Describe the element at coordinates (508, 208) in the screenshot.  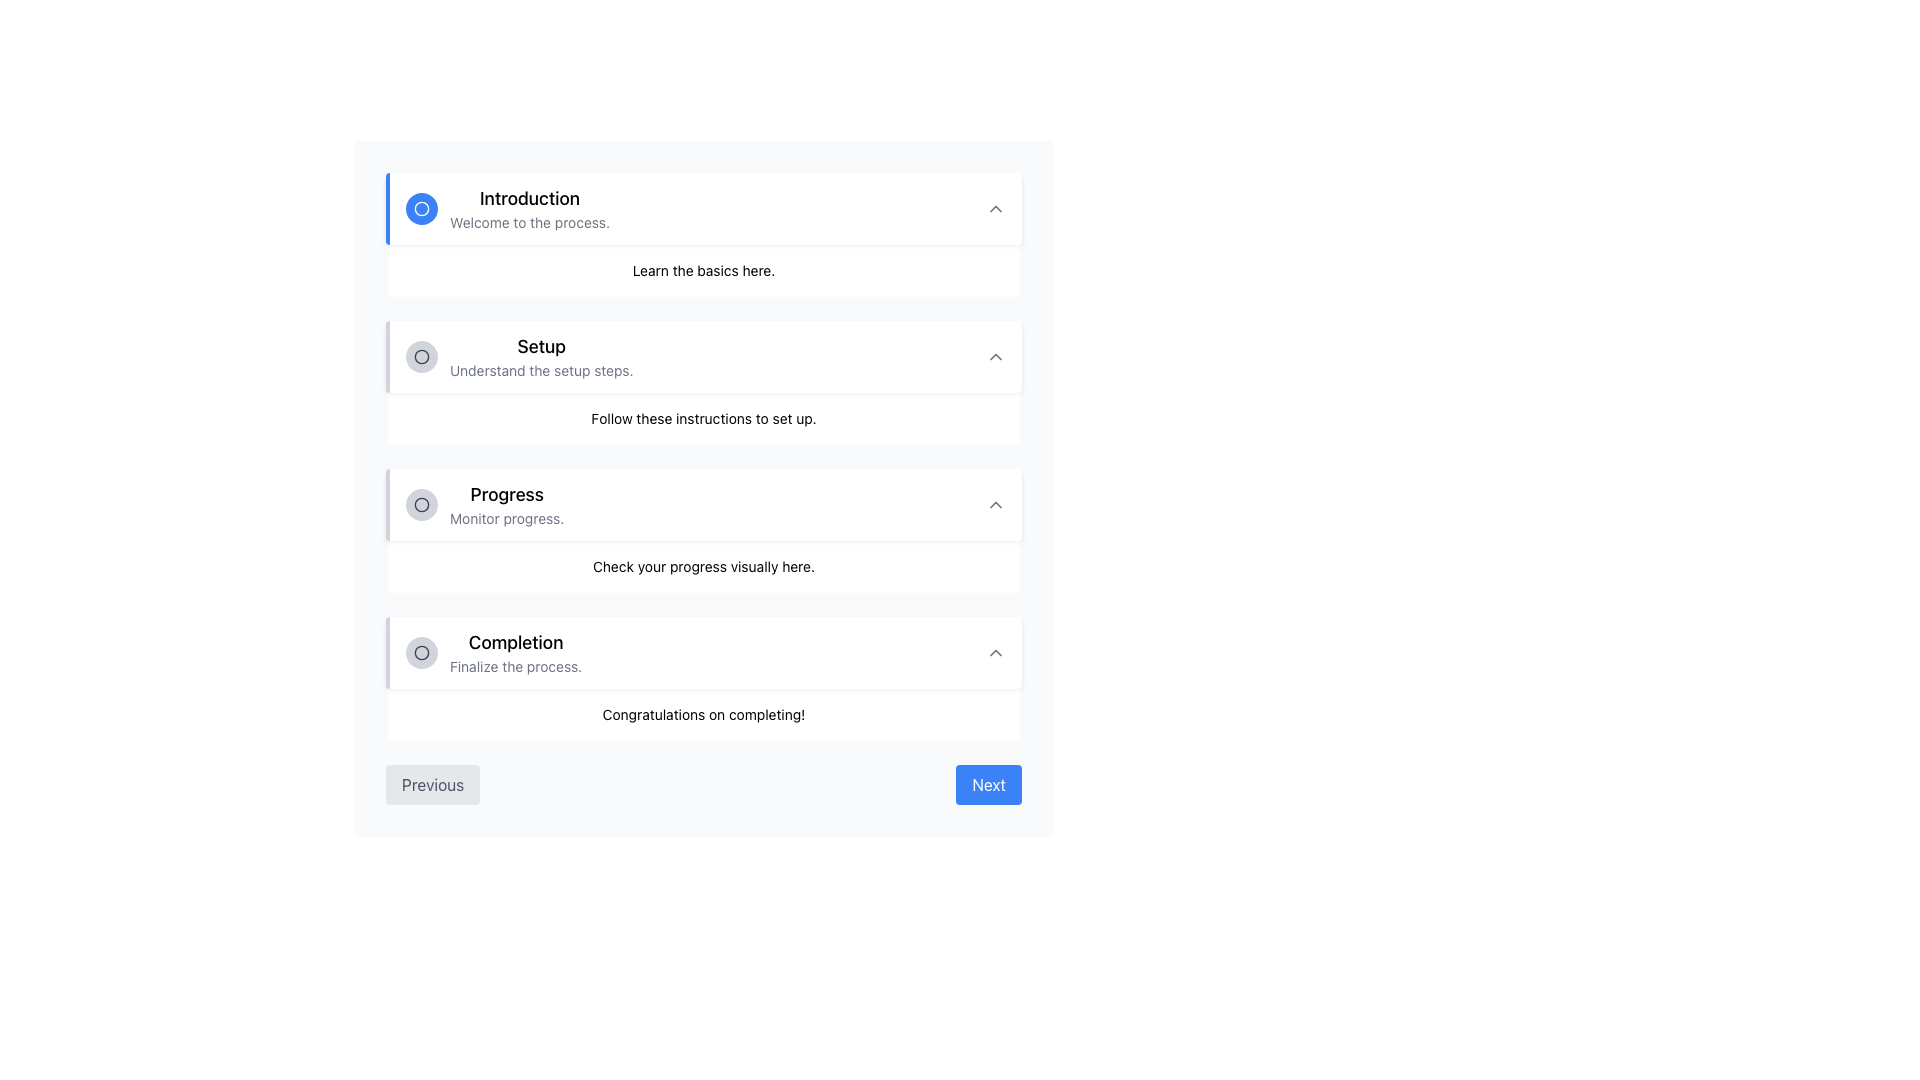
I see `the 'Introduction' text element with a circular blue icon, which is positioned at the top of the list above 'Setup'` at that location.